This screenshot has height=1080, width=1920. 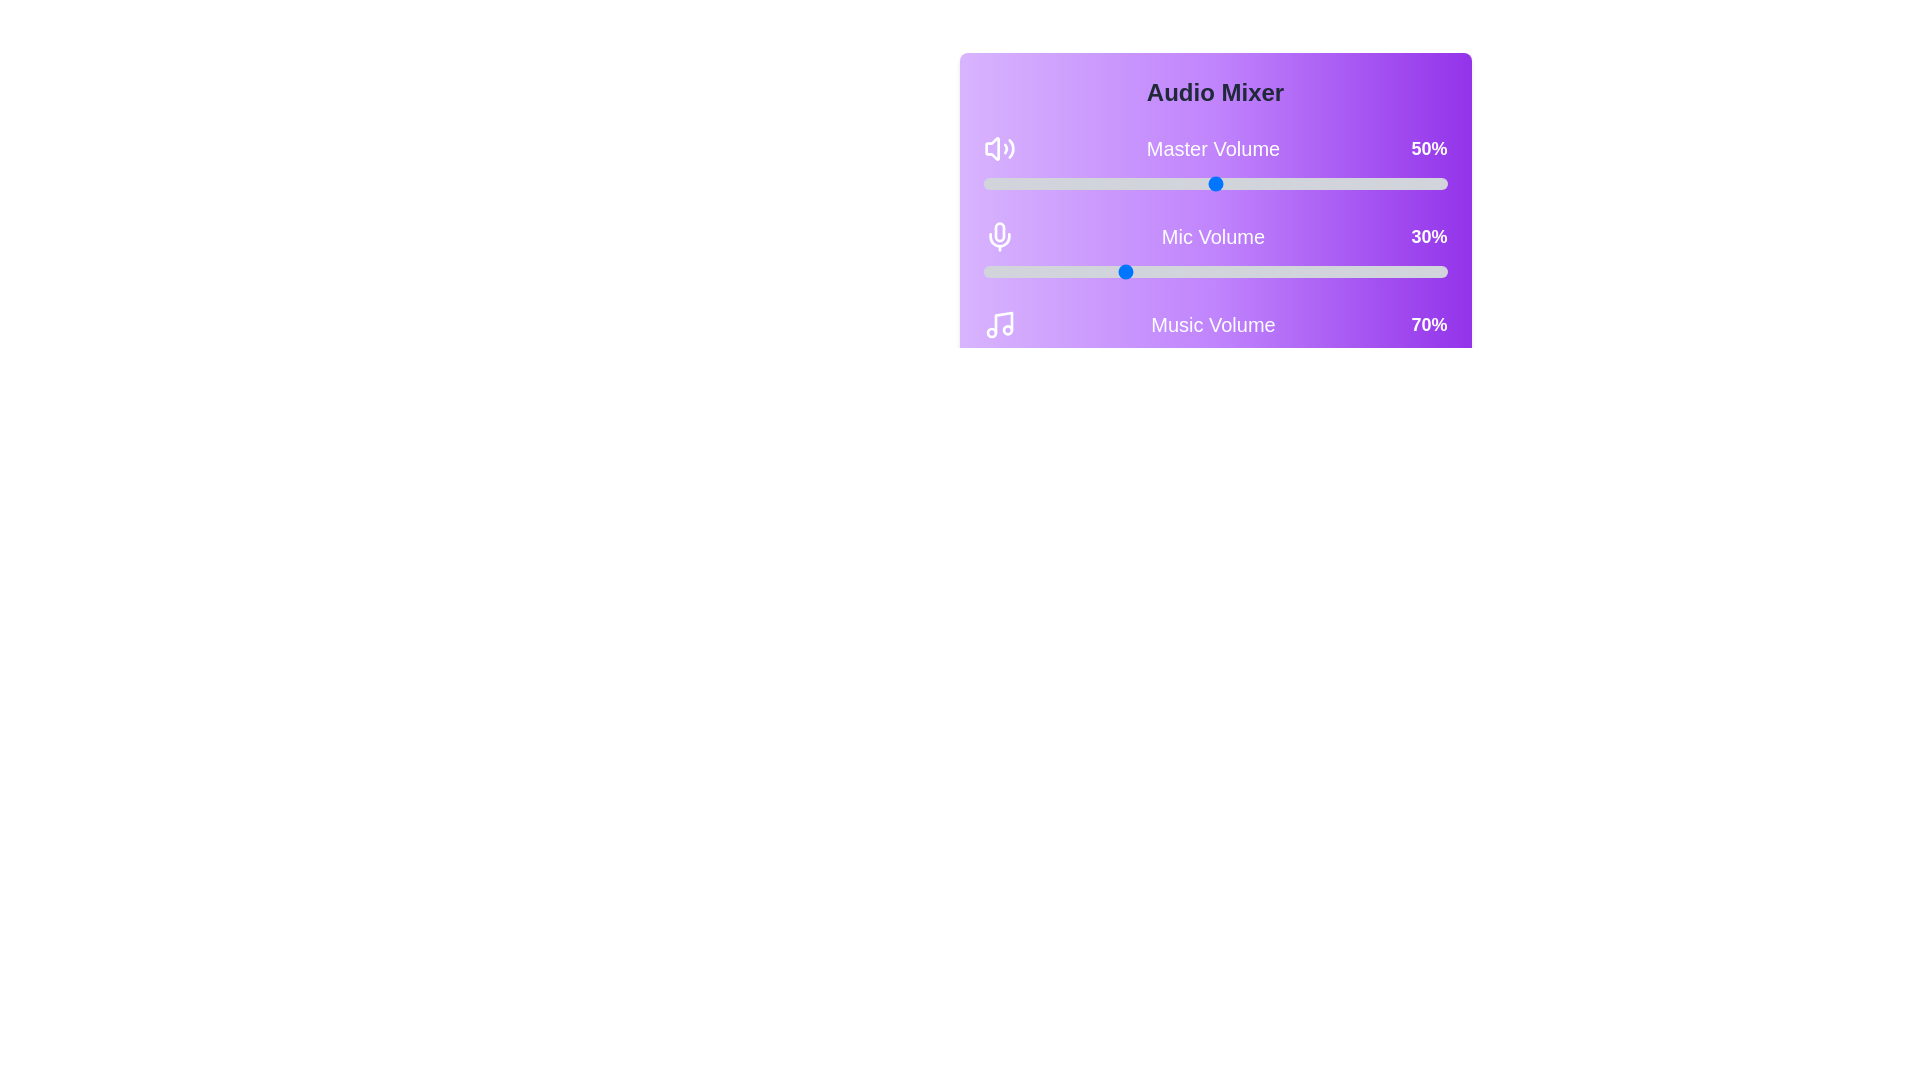 What do you see at coordinates (1437, 184) in the screenshot?
I see `the Master Volume slider` at bounding box center [1437, 184].